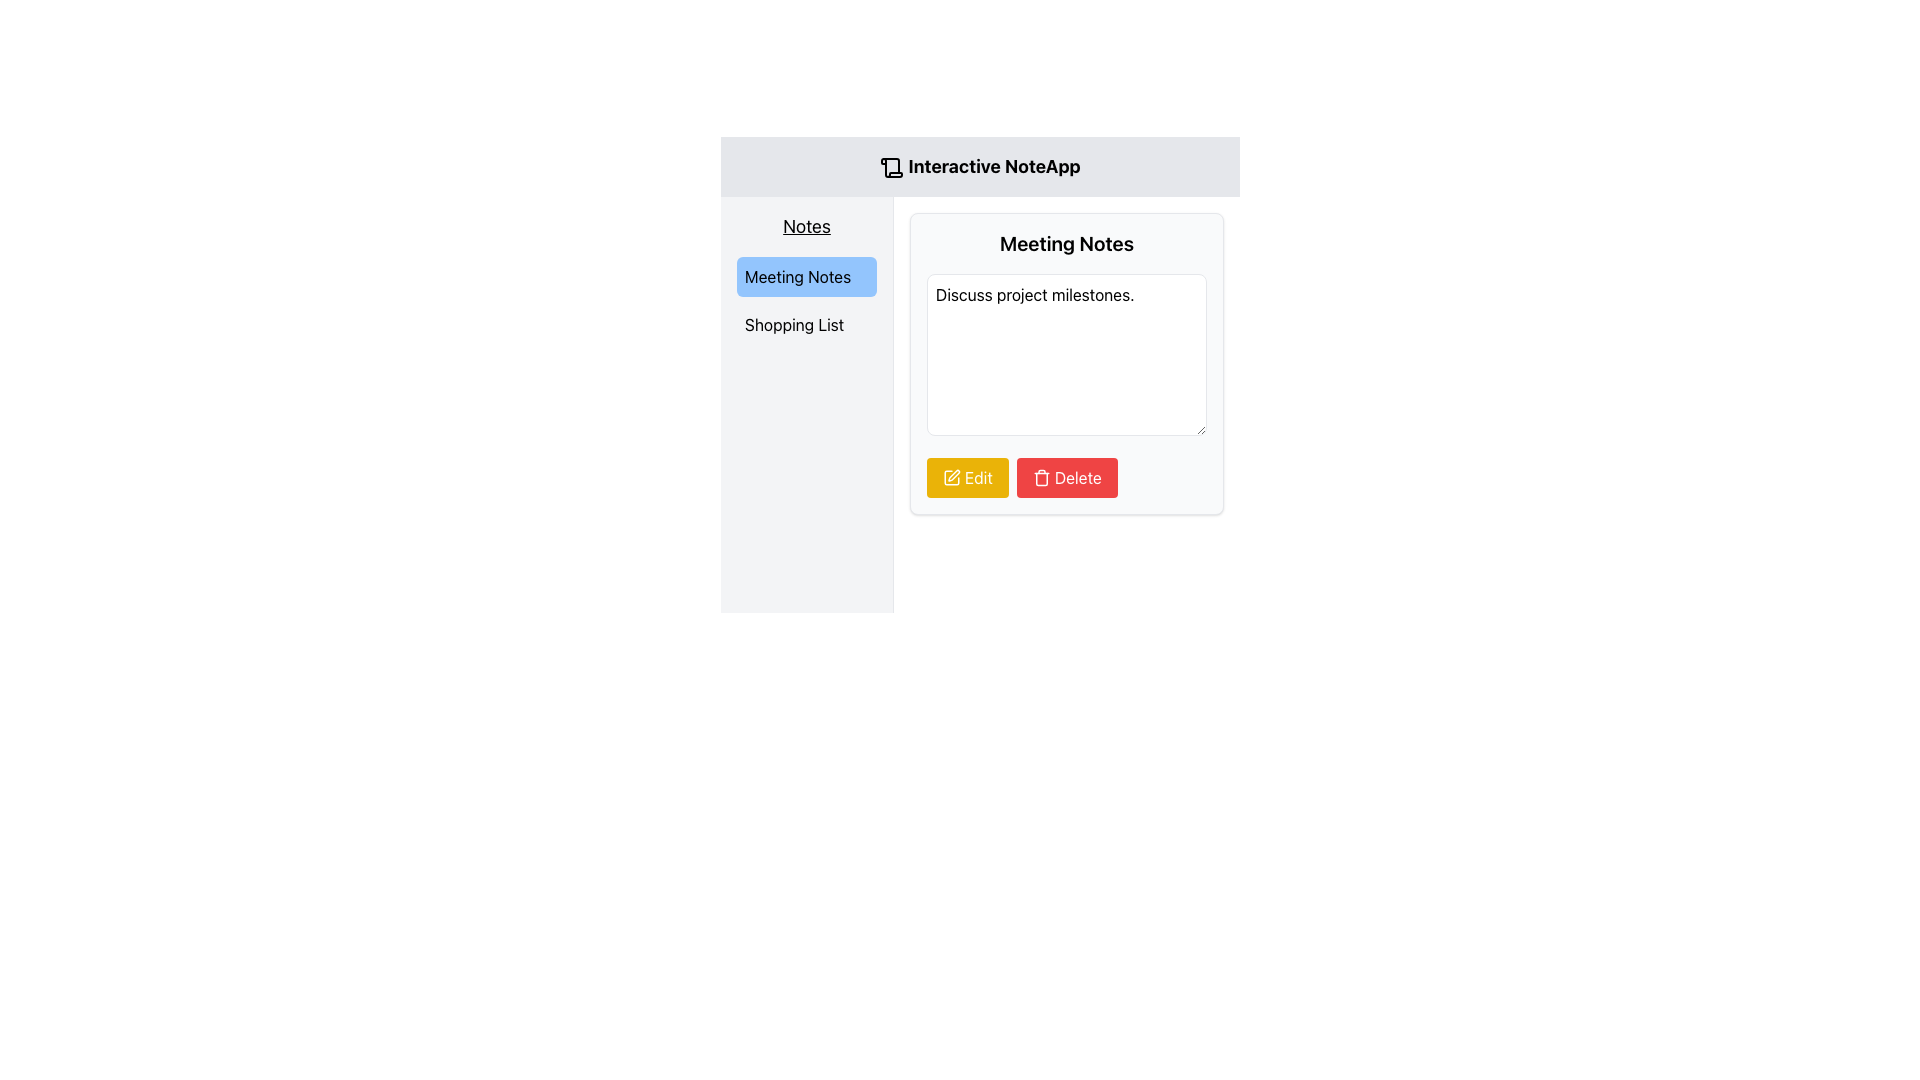  What do you see at coordinates (891, 167) in the screenshot?
I see `the scroll icon located to the left of the 'Interactive NoteApp' text in the header` at bounding box center [891, 167].